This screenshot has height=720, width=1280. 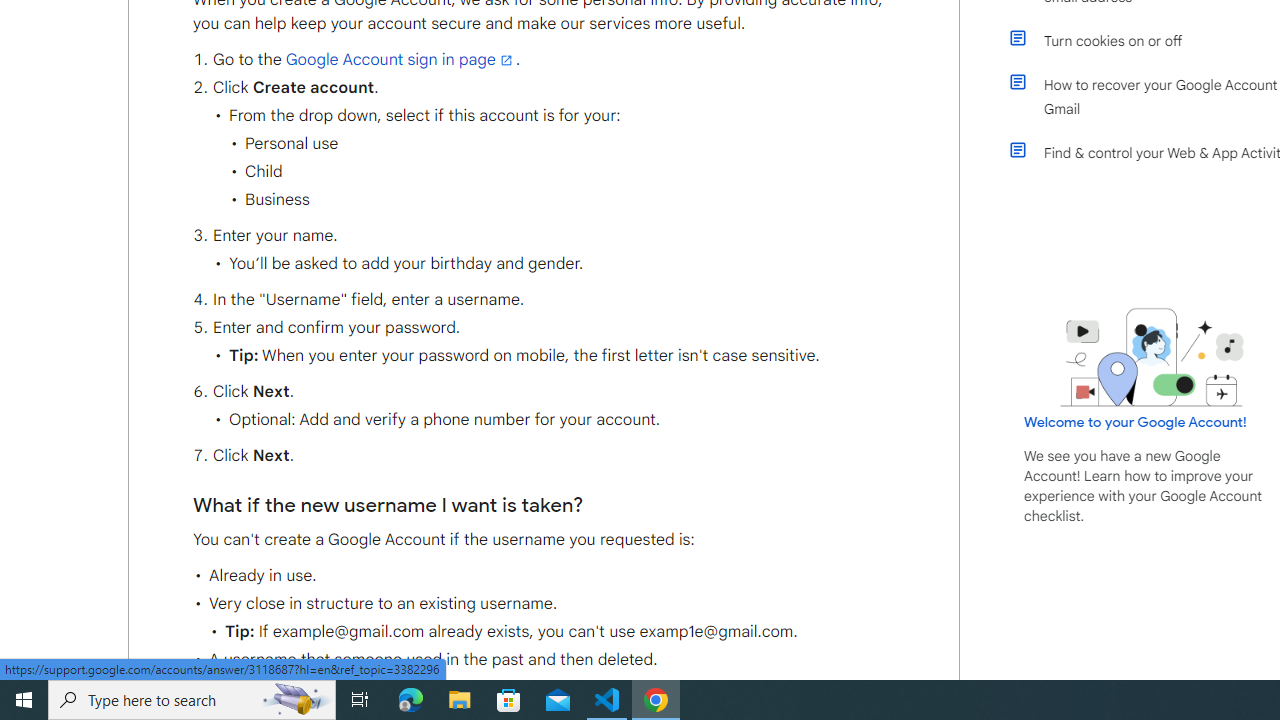 What do you see at coordinates (1152, 356) in the screenshot?
I see `'Learning Center home page image'` at bounding box center [1152, 356].